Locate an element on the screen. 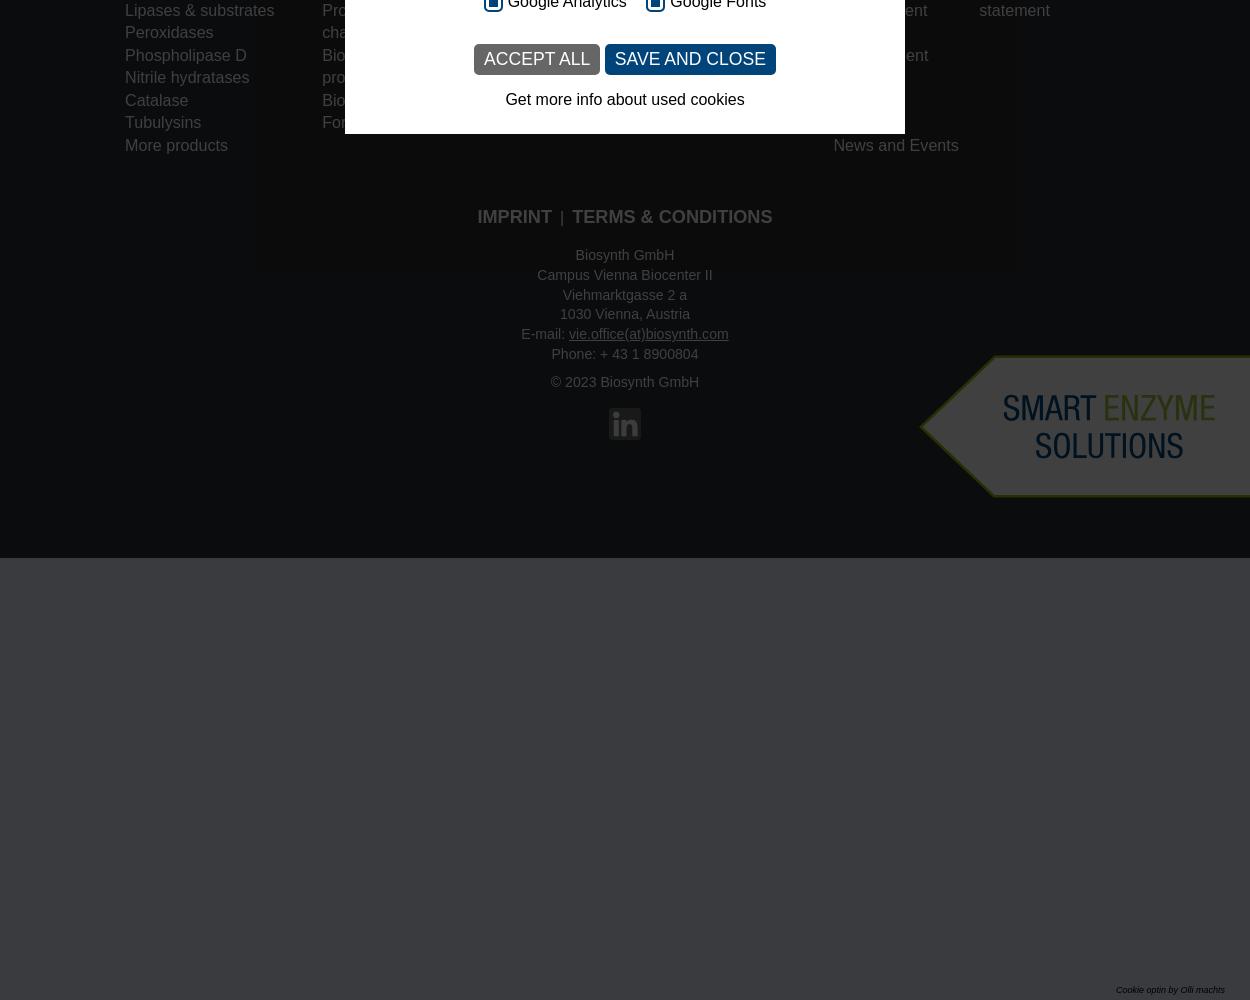 The width and height of the screenshot is (1250, 1000). 'Business Development' is located at coordinates (880, 43).